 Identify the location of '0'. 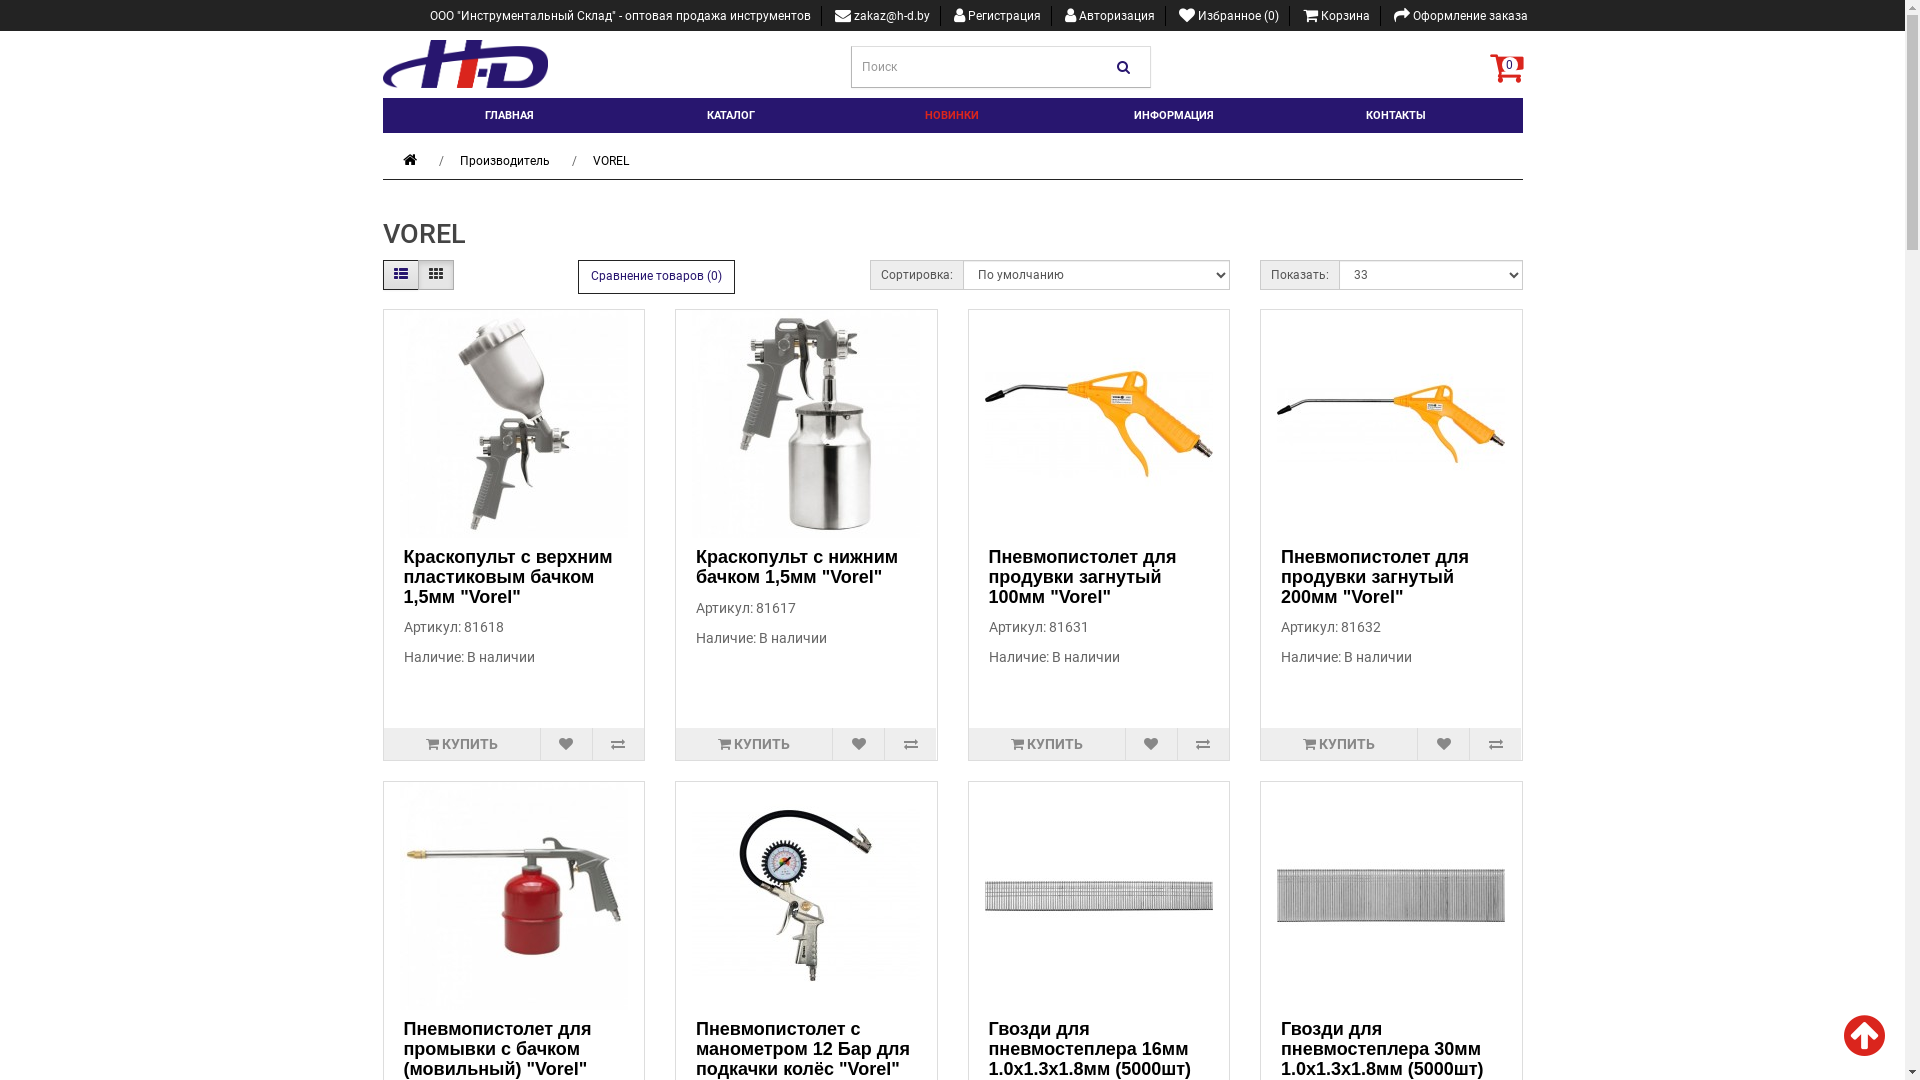
(1506, 65).